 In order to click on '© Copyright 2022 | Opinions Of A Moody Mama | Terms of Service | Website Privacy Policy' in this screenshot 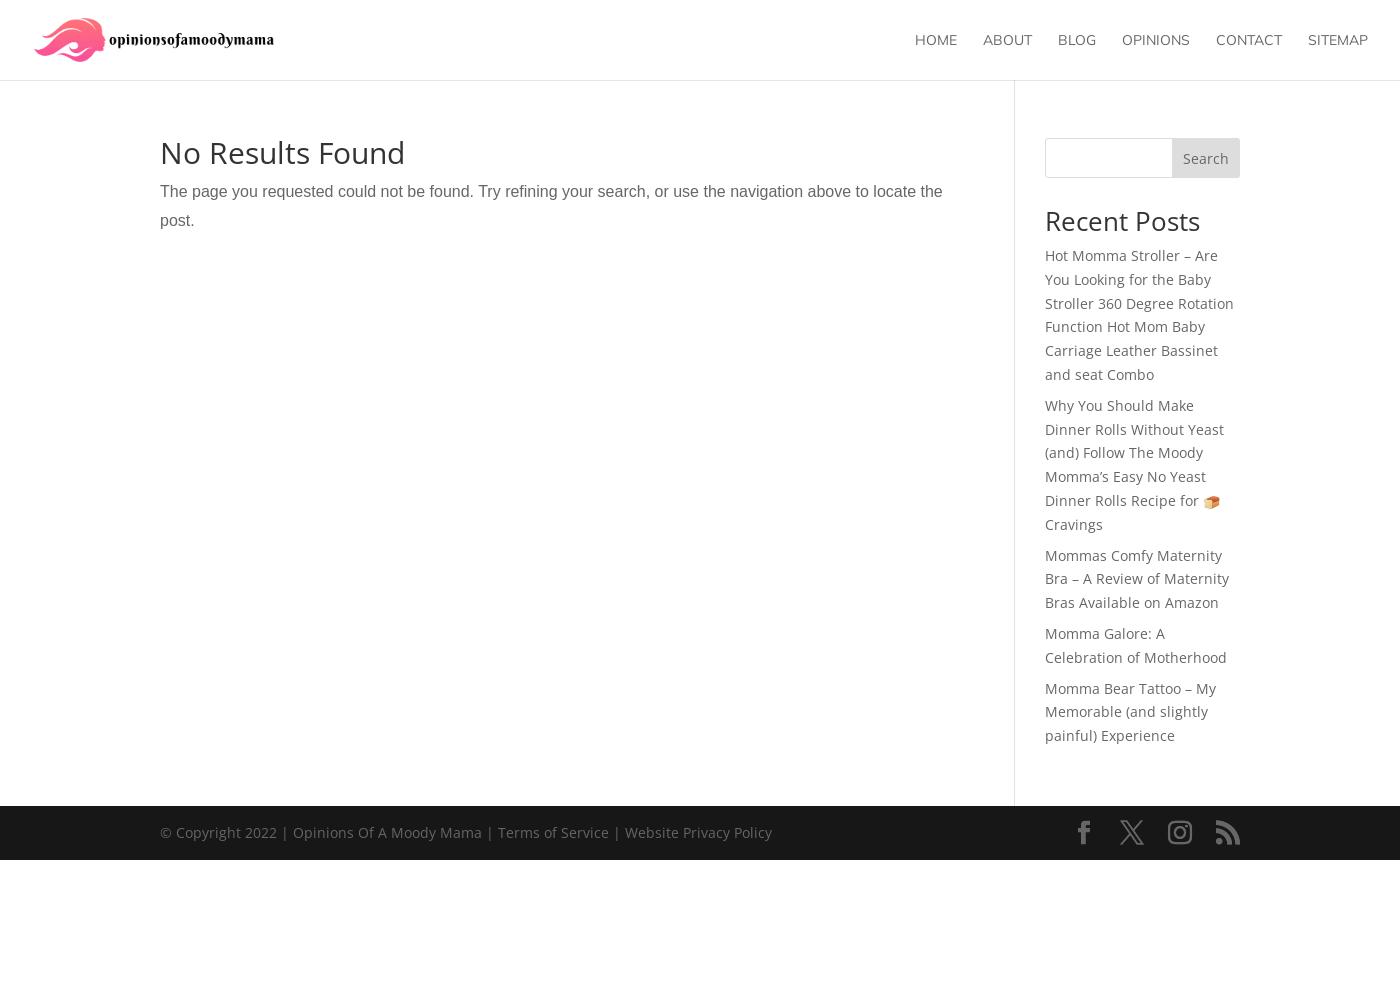, I will do `click(466, 830)`.